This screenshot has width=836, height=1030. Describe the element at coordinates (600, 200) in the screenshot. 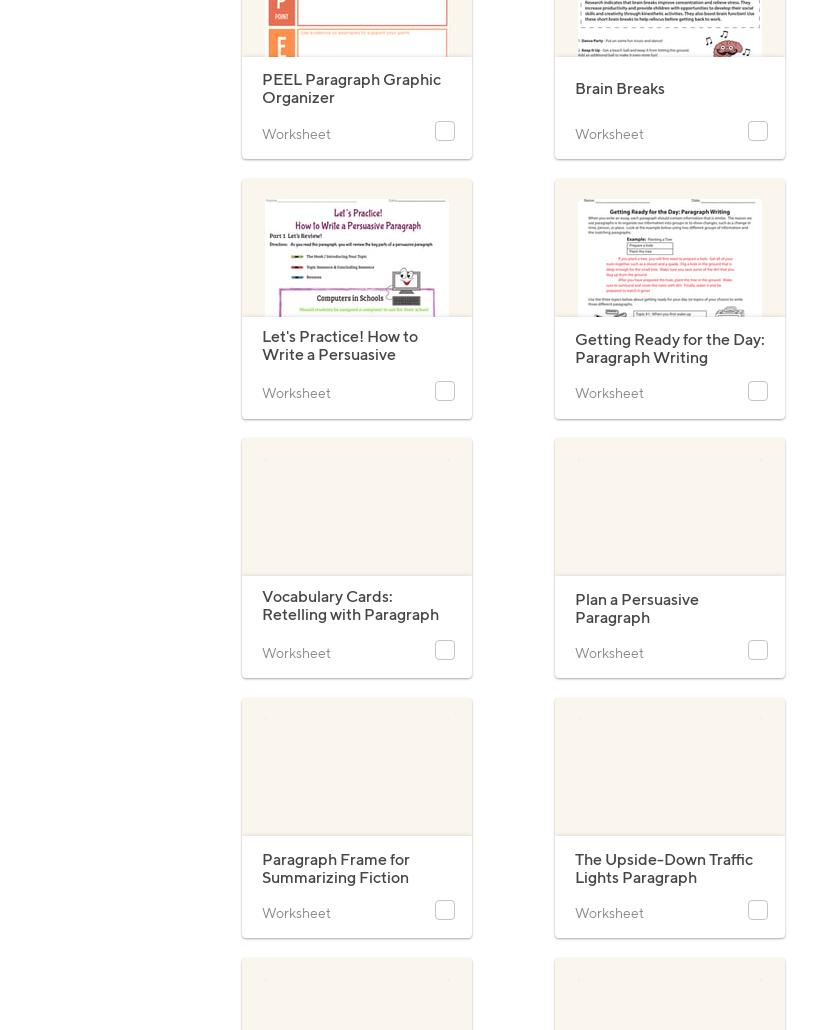

I see `'1st grade'` at that location.